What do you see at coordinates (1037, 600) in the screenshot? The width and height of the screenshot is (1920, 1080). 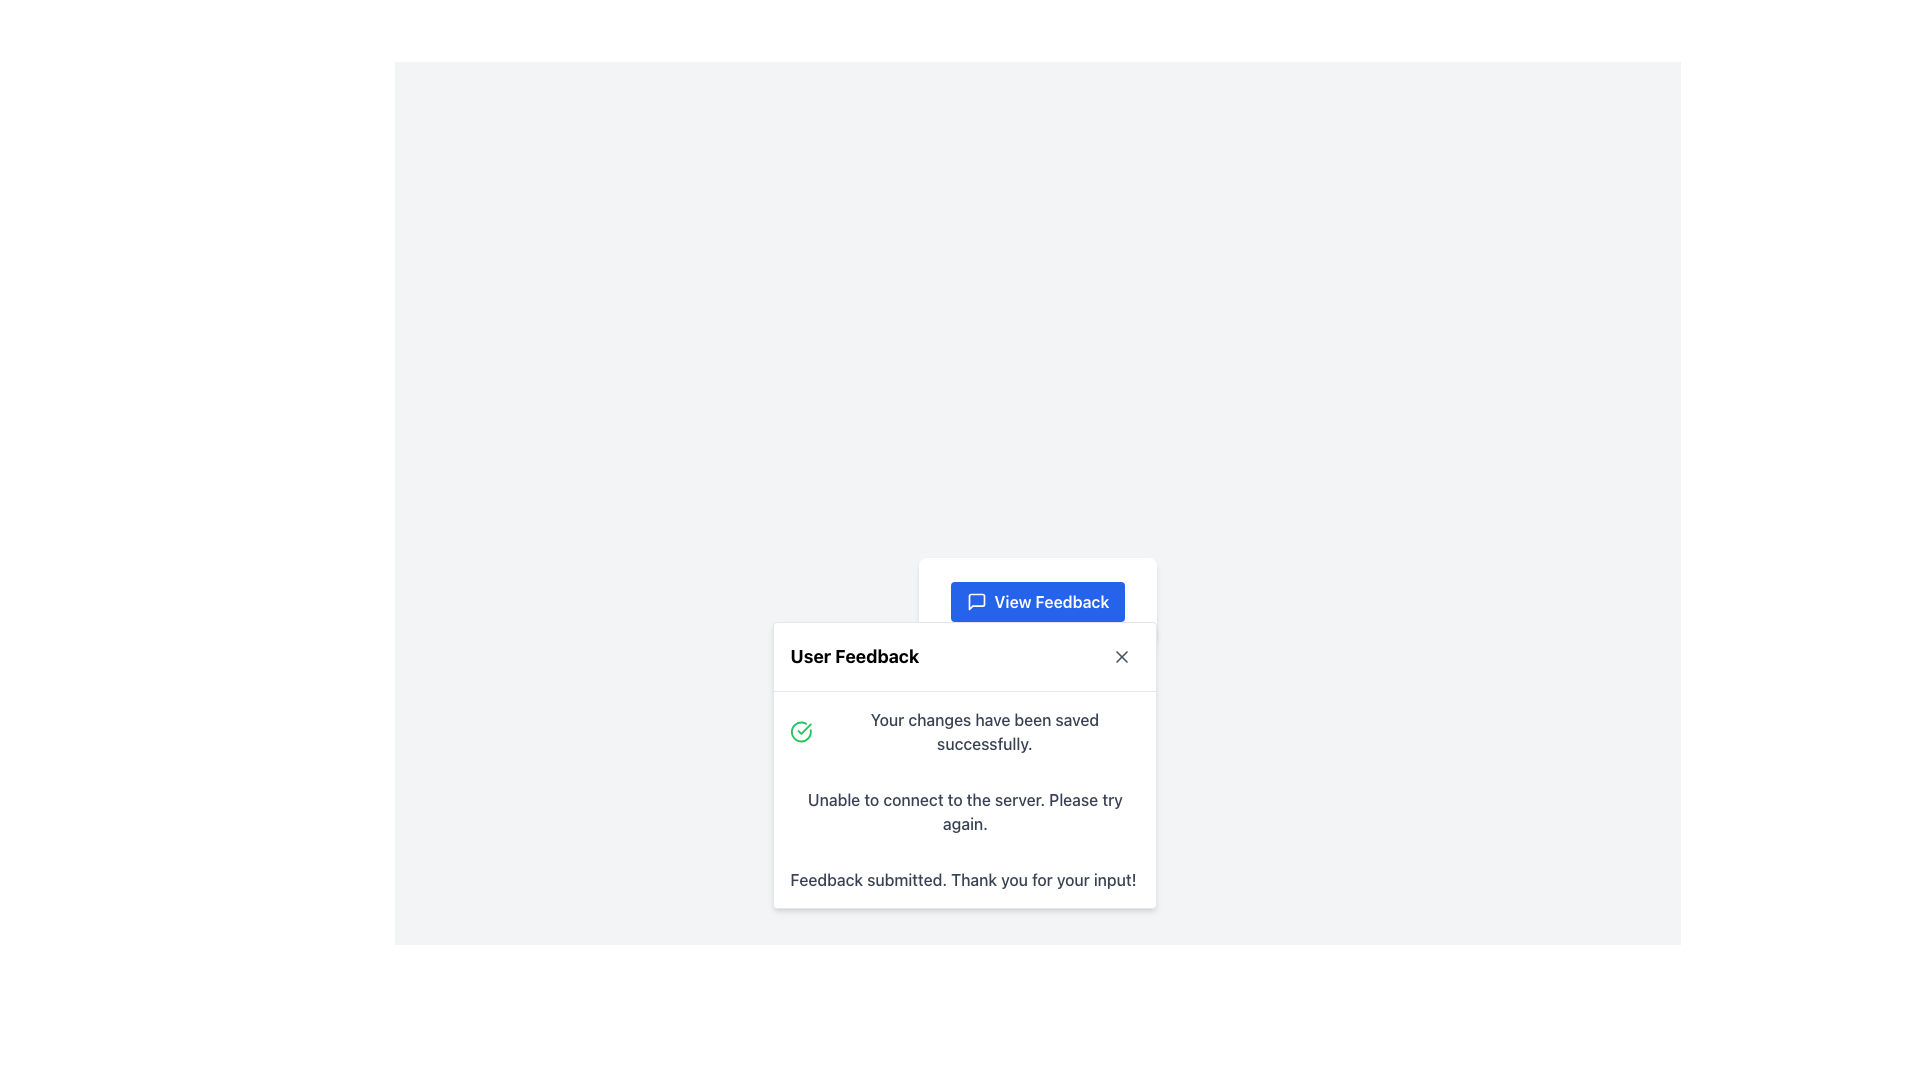 I see `the blue button labeled 'View Feedback' with a speech bubble icon located at the upper part of the feedback panel` at bounding box center [1037, 600].